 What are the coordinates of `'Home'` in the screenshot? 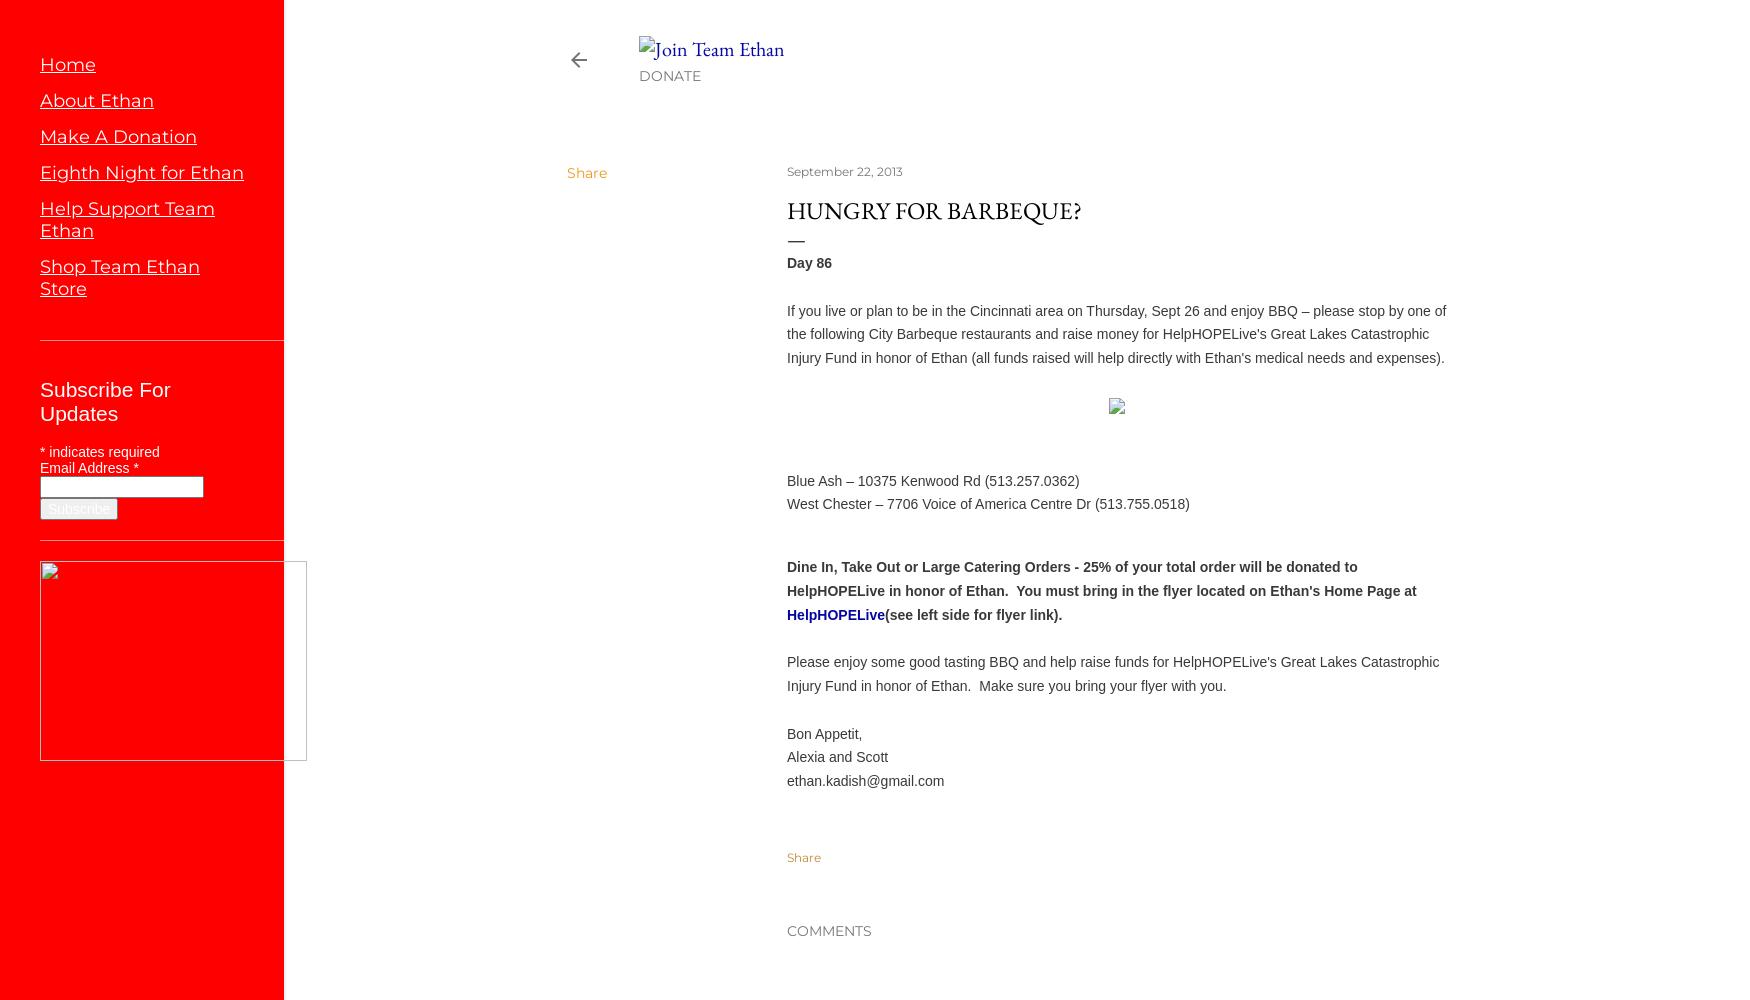 It's located at (68, 64).